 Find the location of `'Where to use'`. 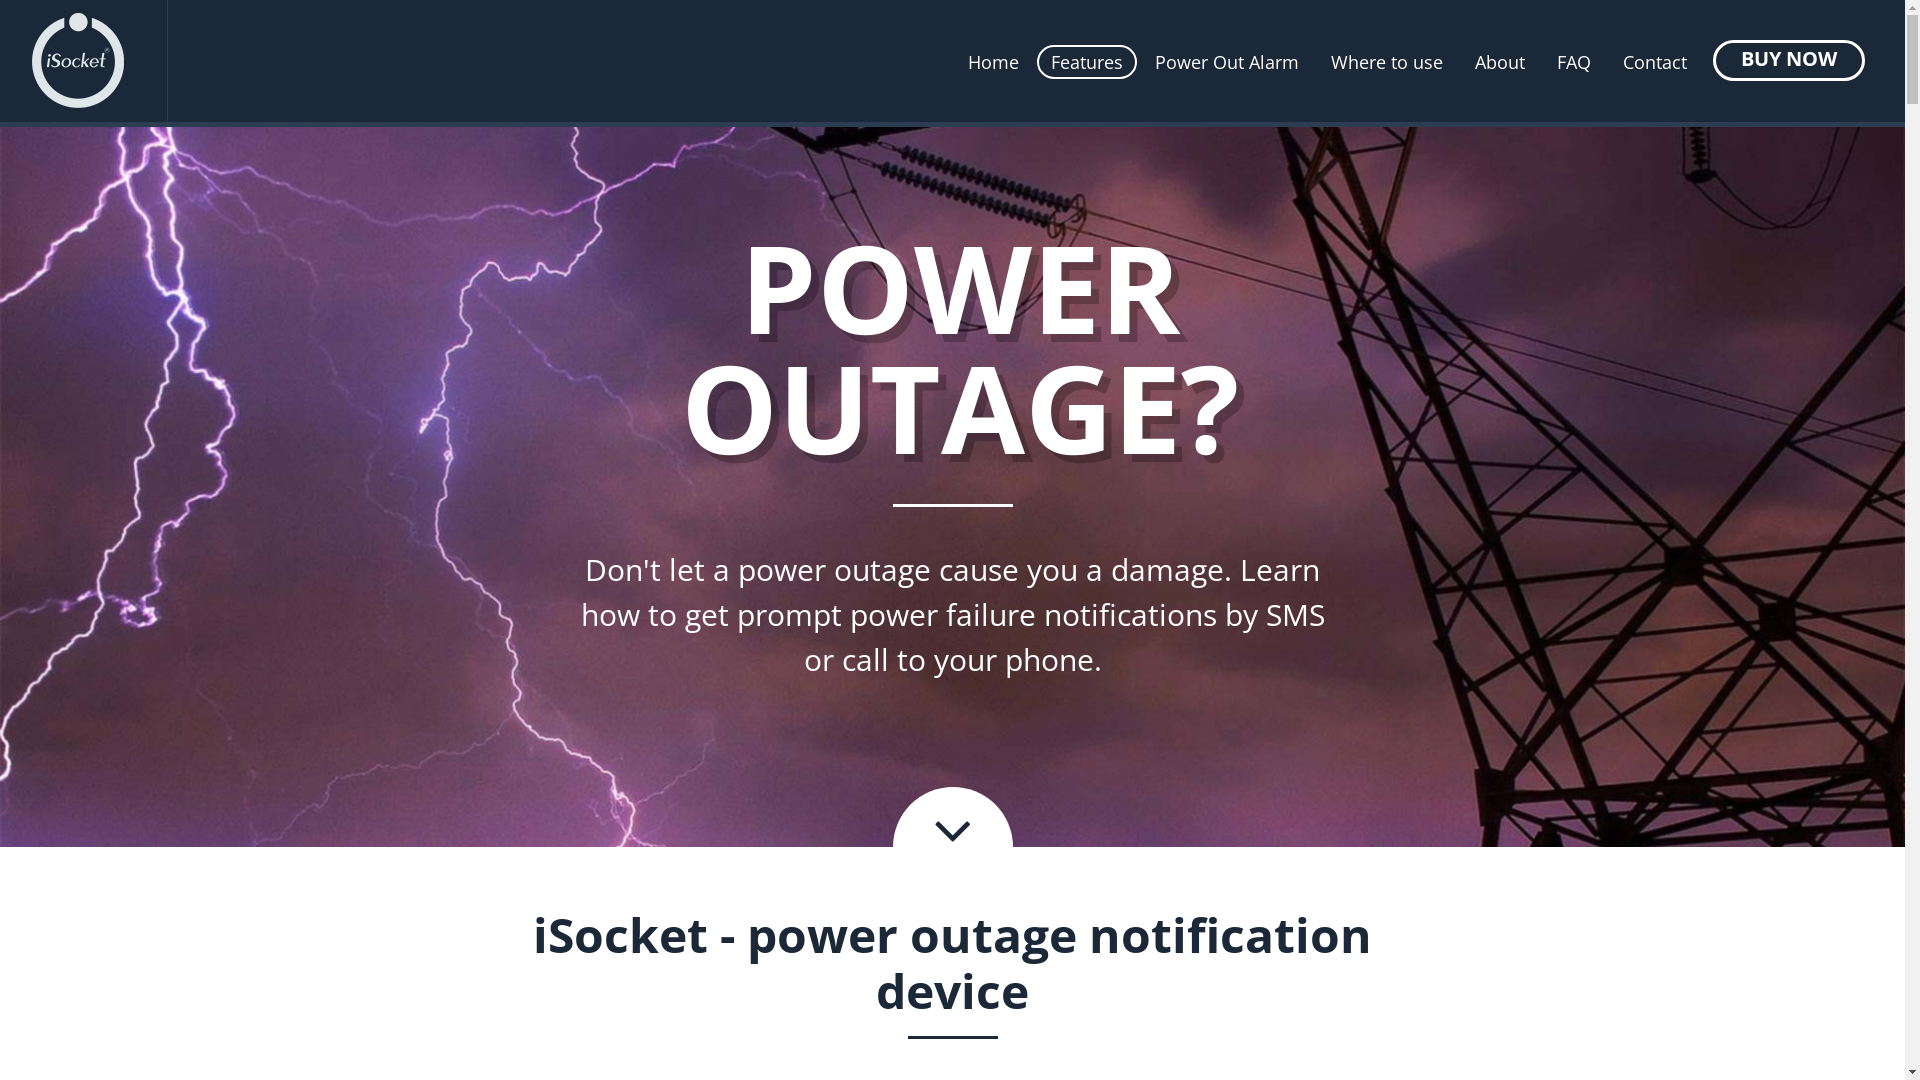

'Where to use' is located at coordinates (1386, 60).